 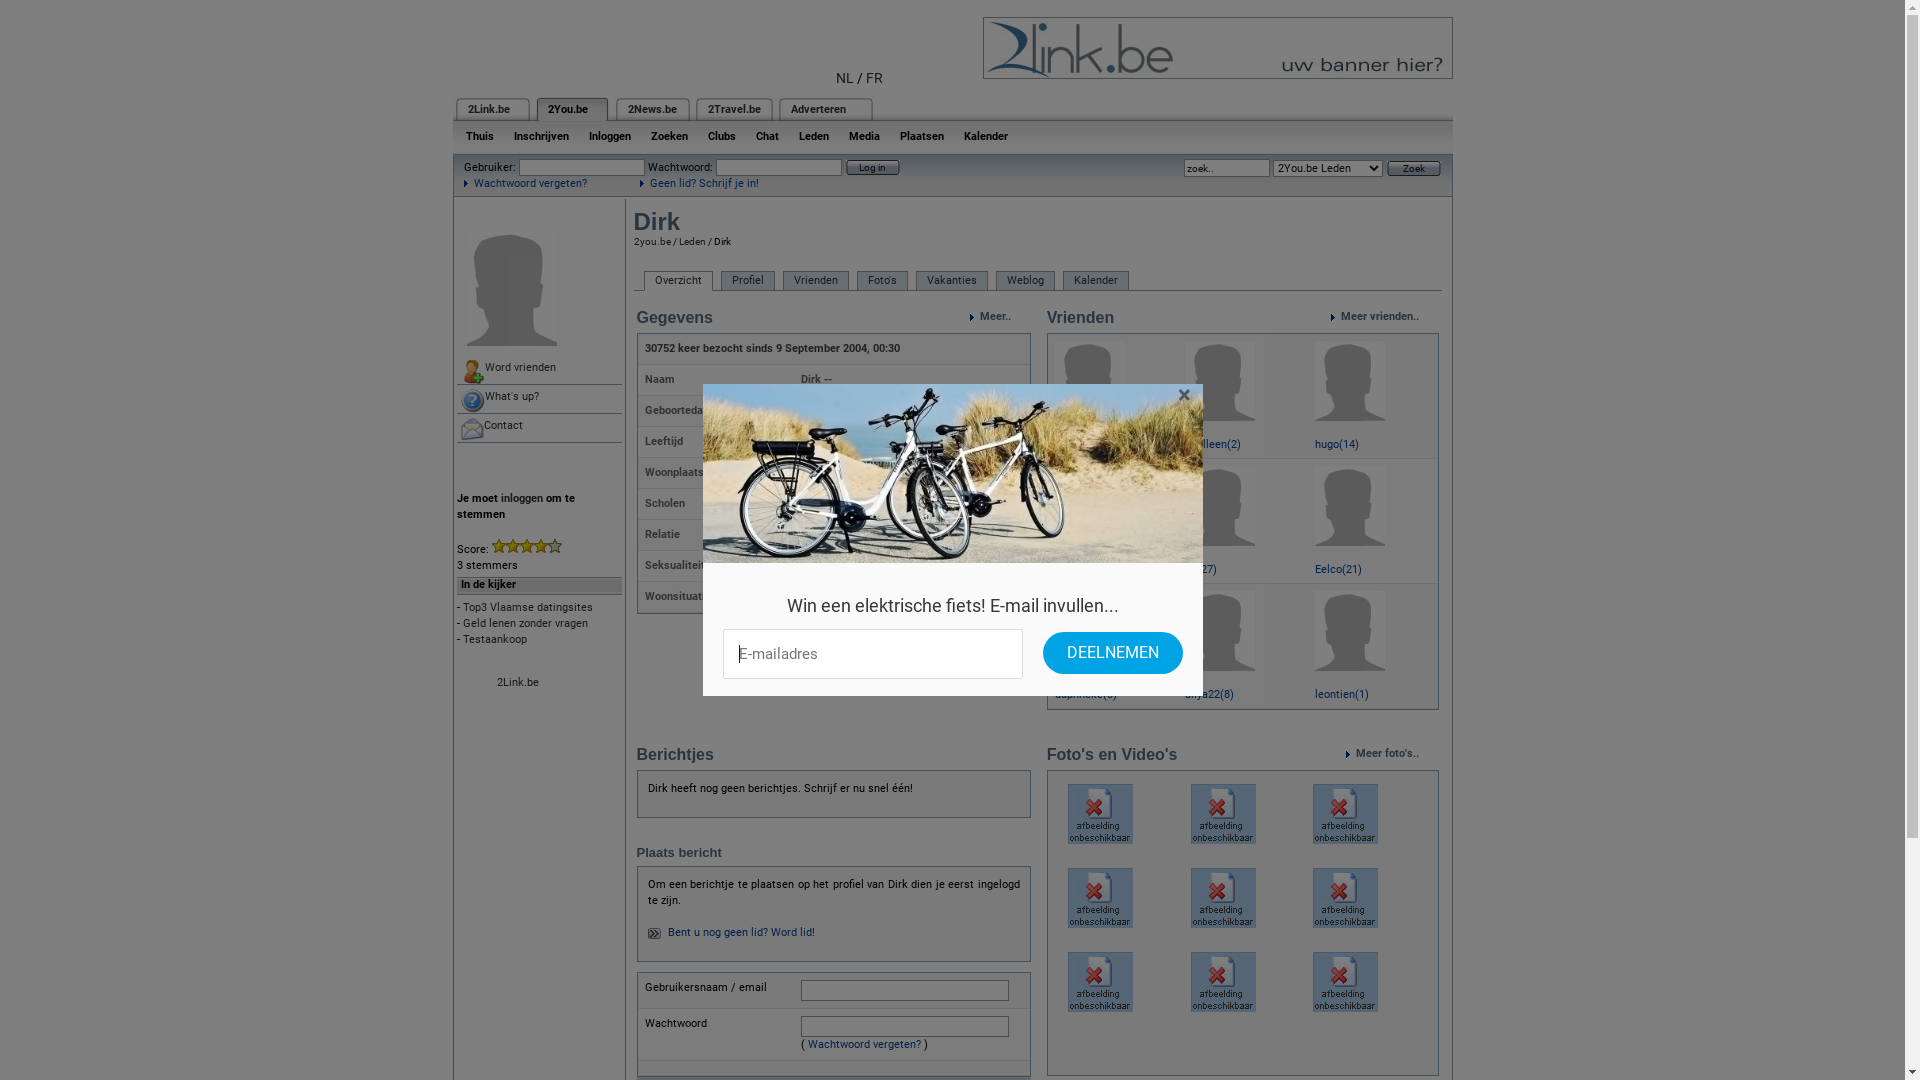 I want to click on 'hugo(14)', so click(x=1337, y=443).